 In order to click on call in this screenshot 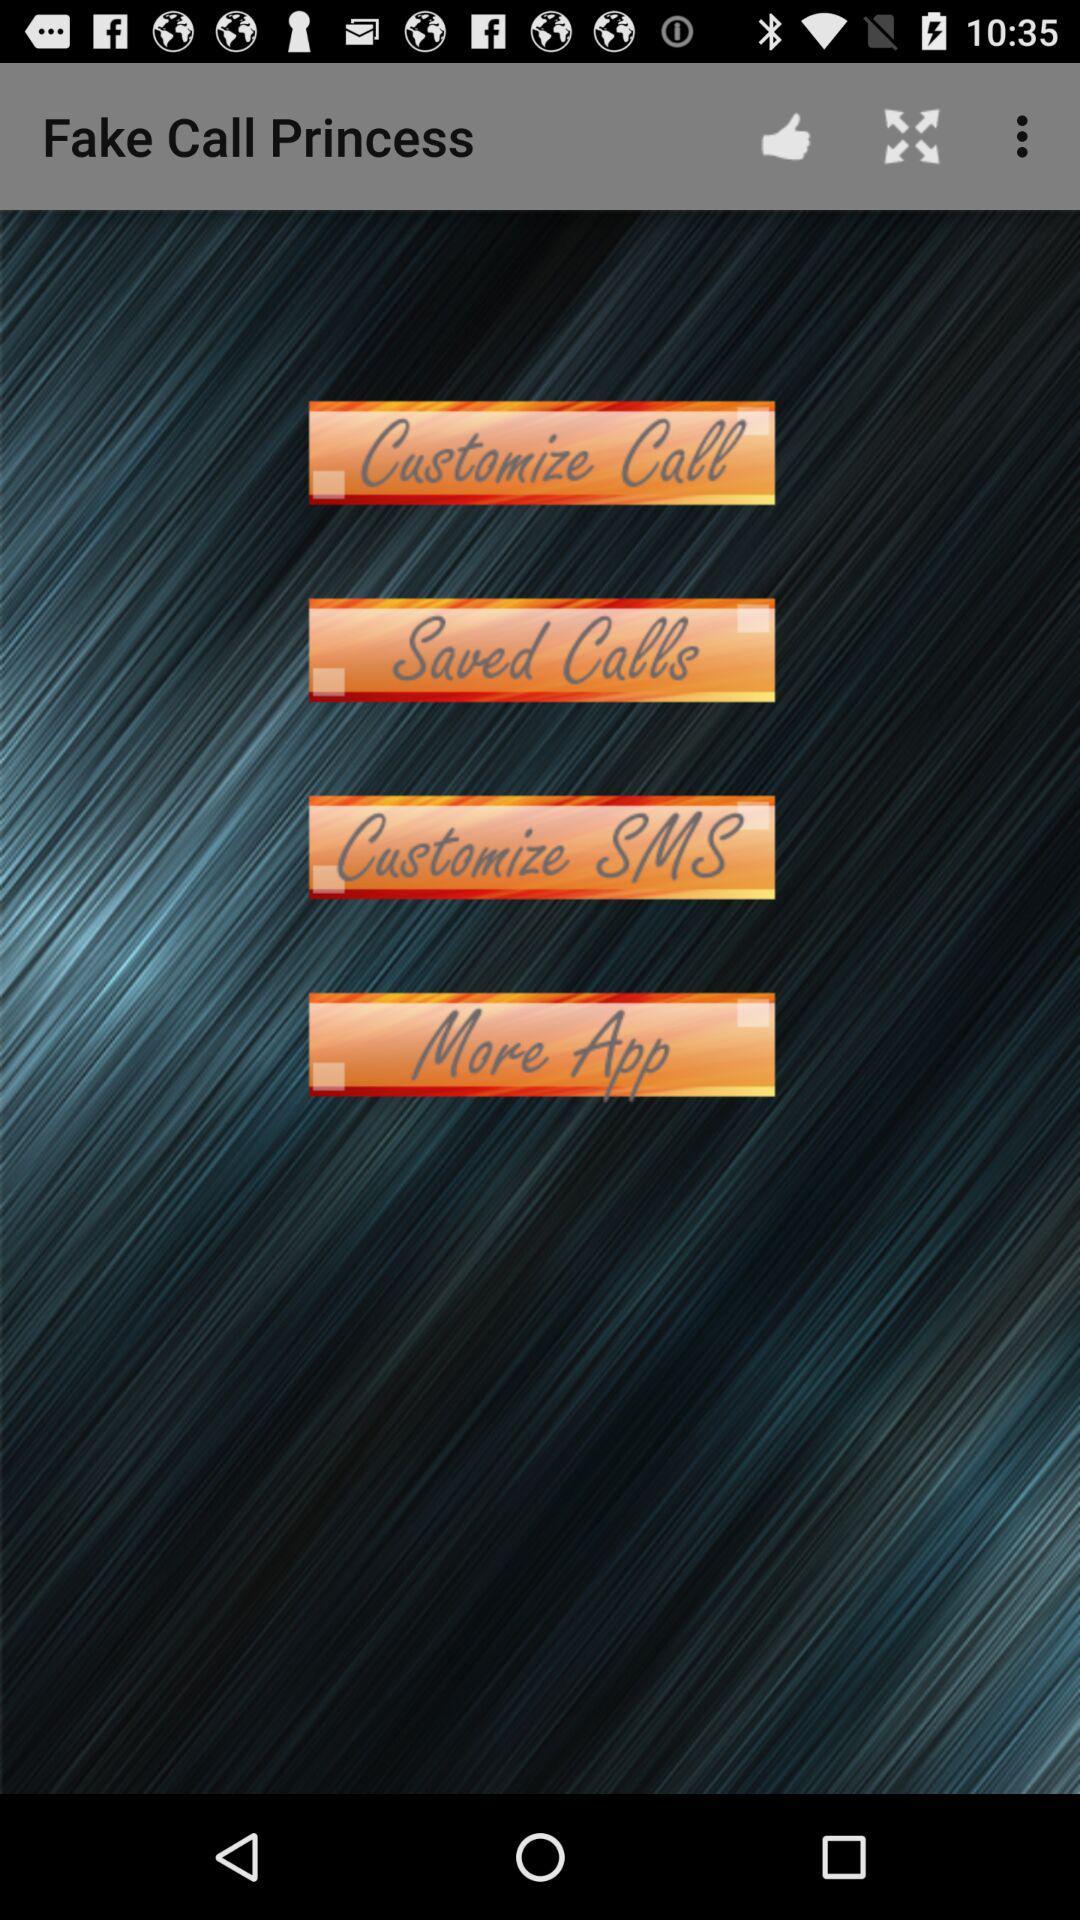, I will do `click(540, 650)`.